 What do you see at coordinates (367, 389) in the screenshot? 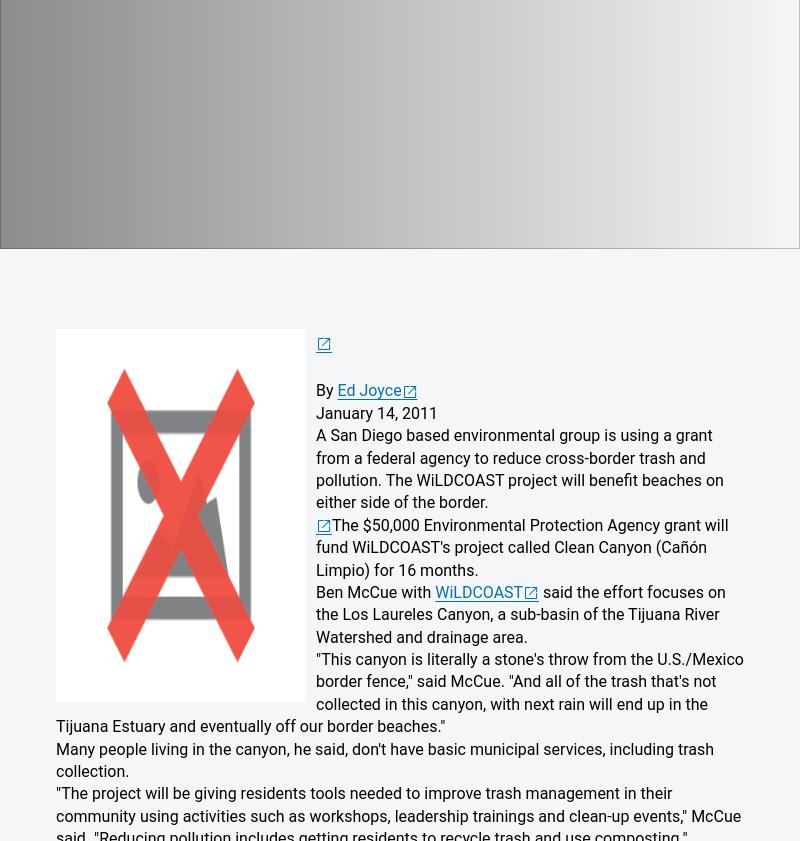
I see `'Ed Joyce'` at bounding box center [367, 389].